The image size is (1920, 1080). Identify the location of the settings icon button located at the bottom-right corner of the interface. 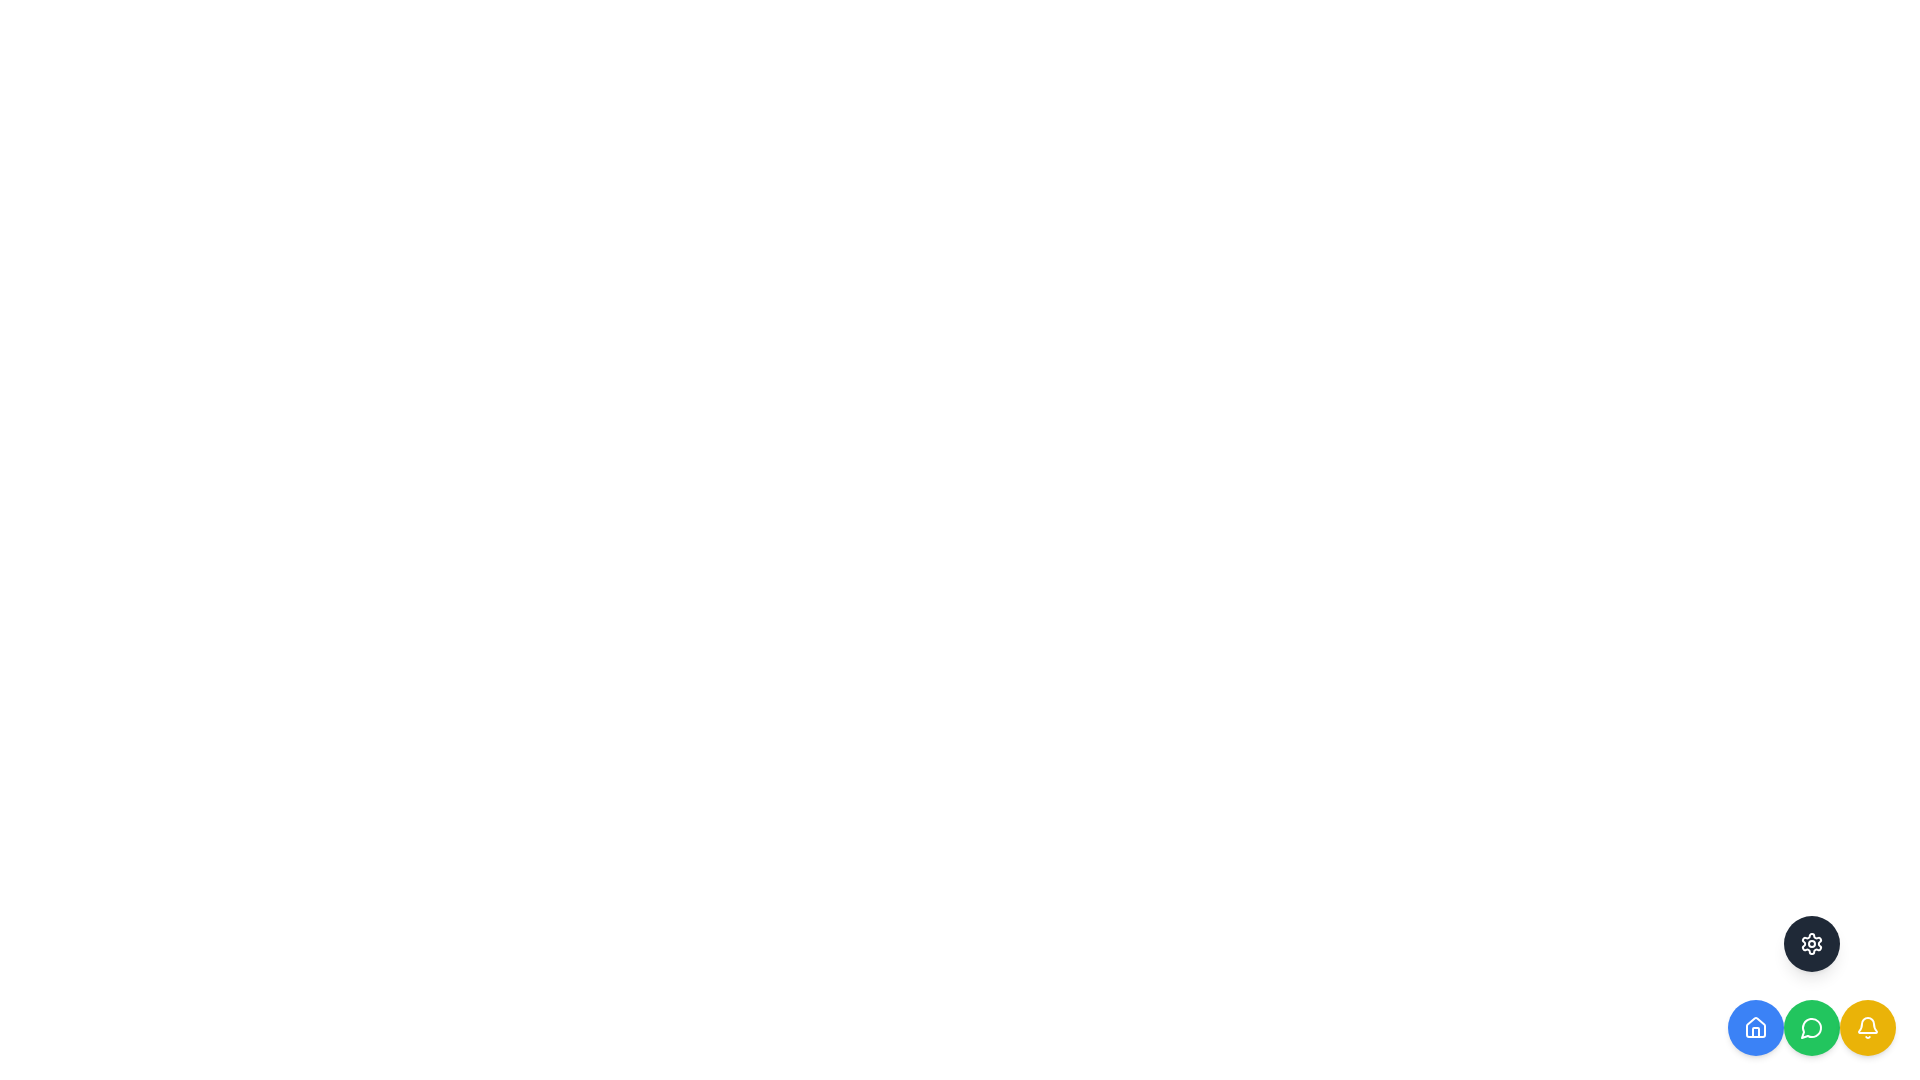
(1811, 944).